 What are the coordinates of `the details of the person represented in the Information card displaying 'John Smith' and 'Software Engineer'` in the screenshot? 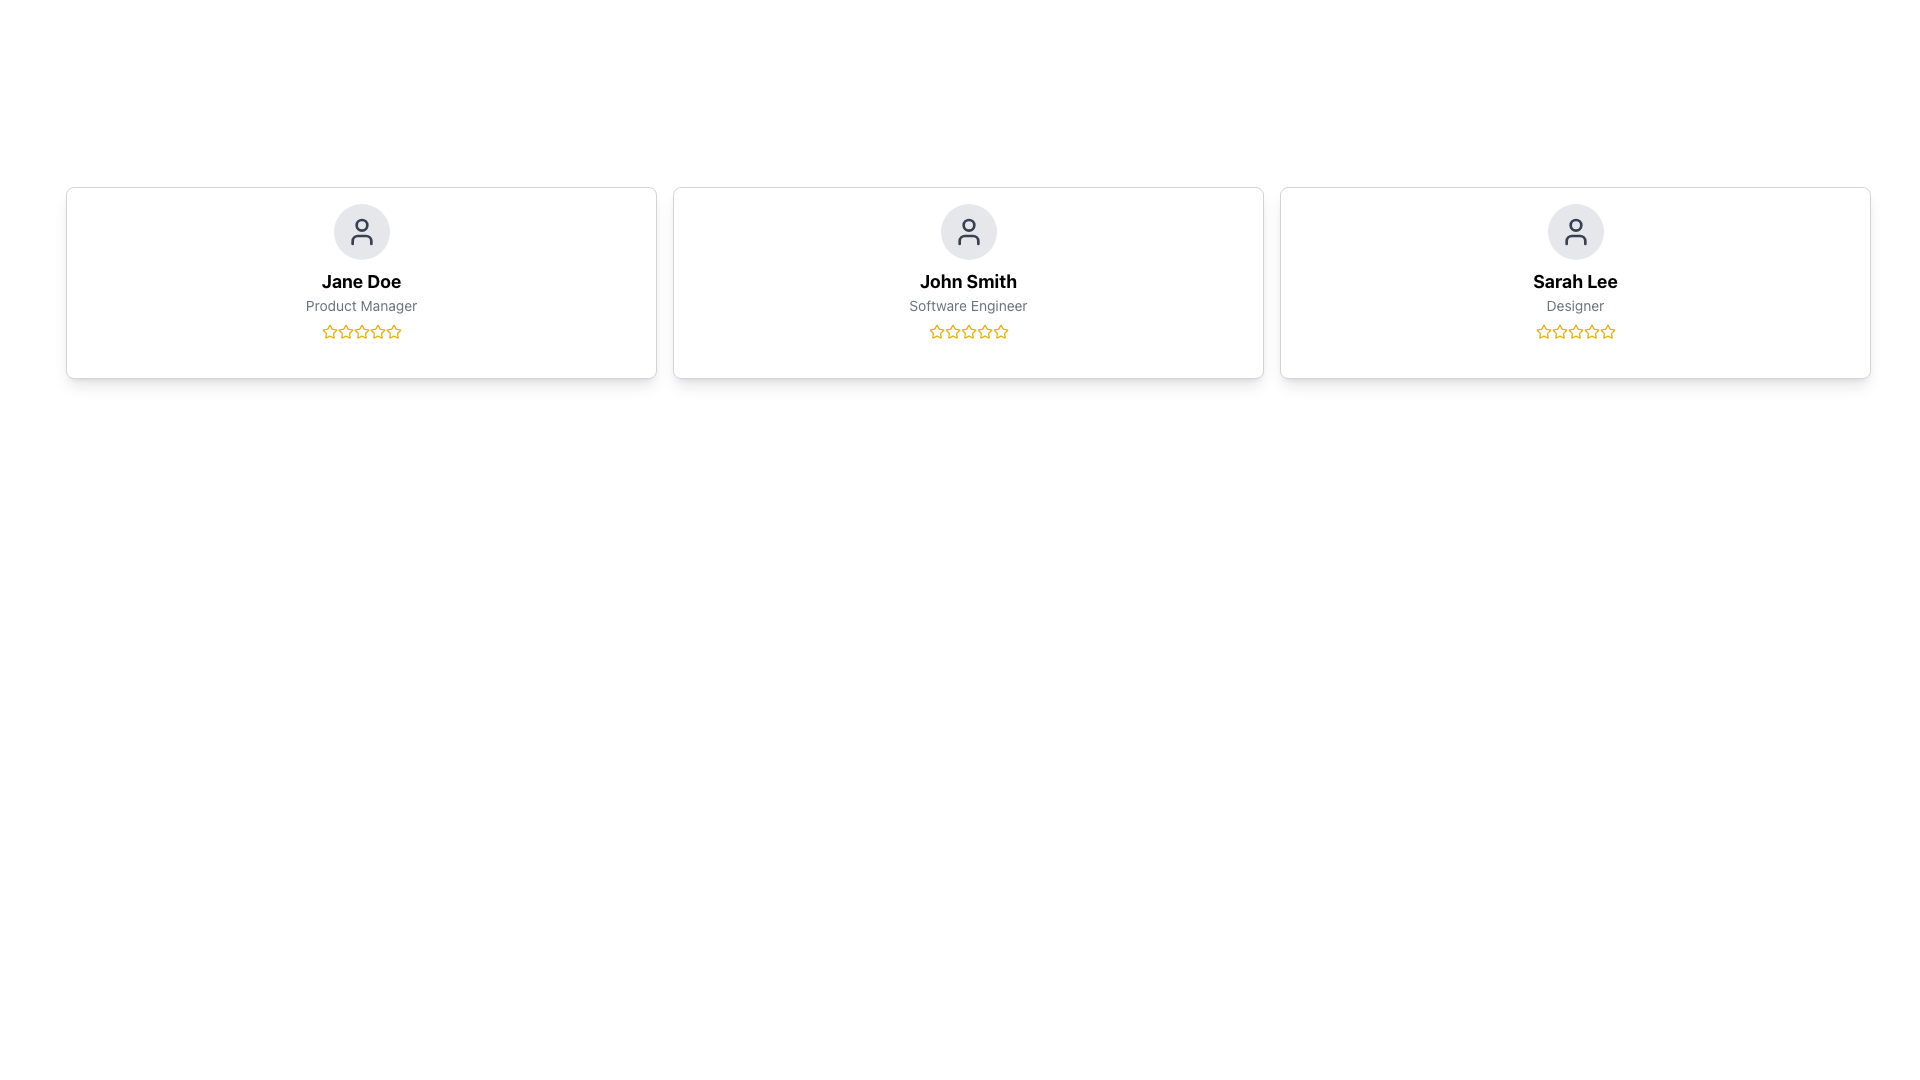 It's located at (968, 282).